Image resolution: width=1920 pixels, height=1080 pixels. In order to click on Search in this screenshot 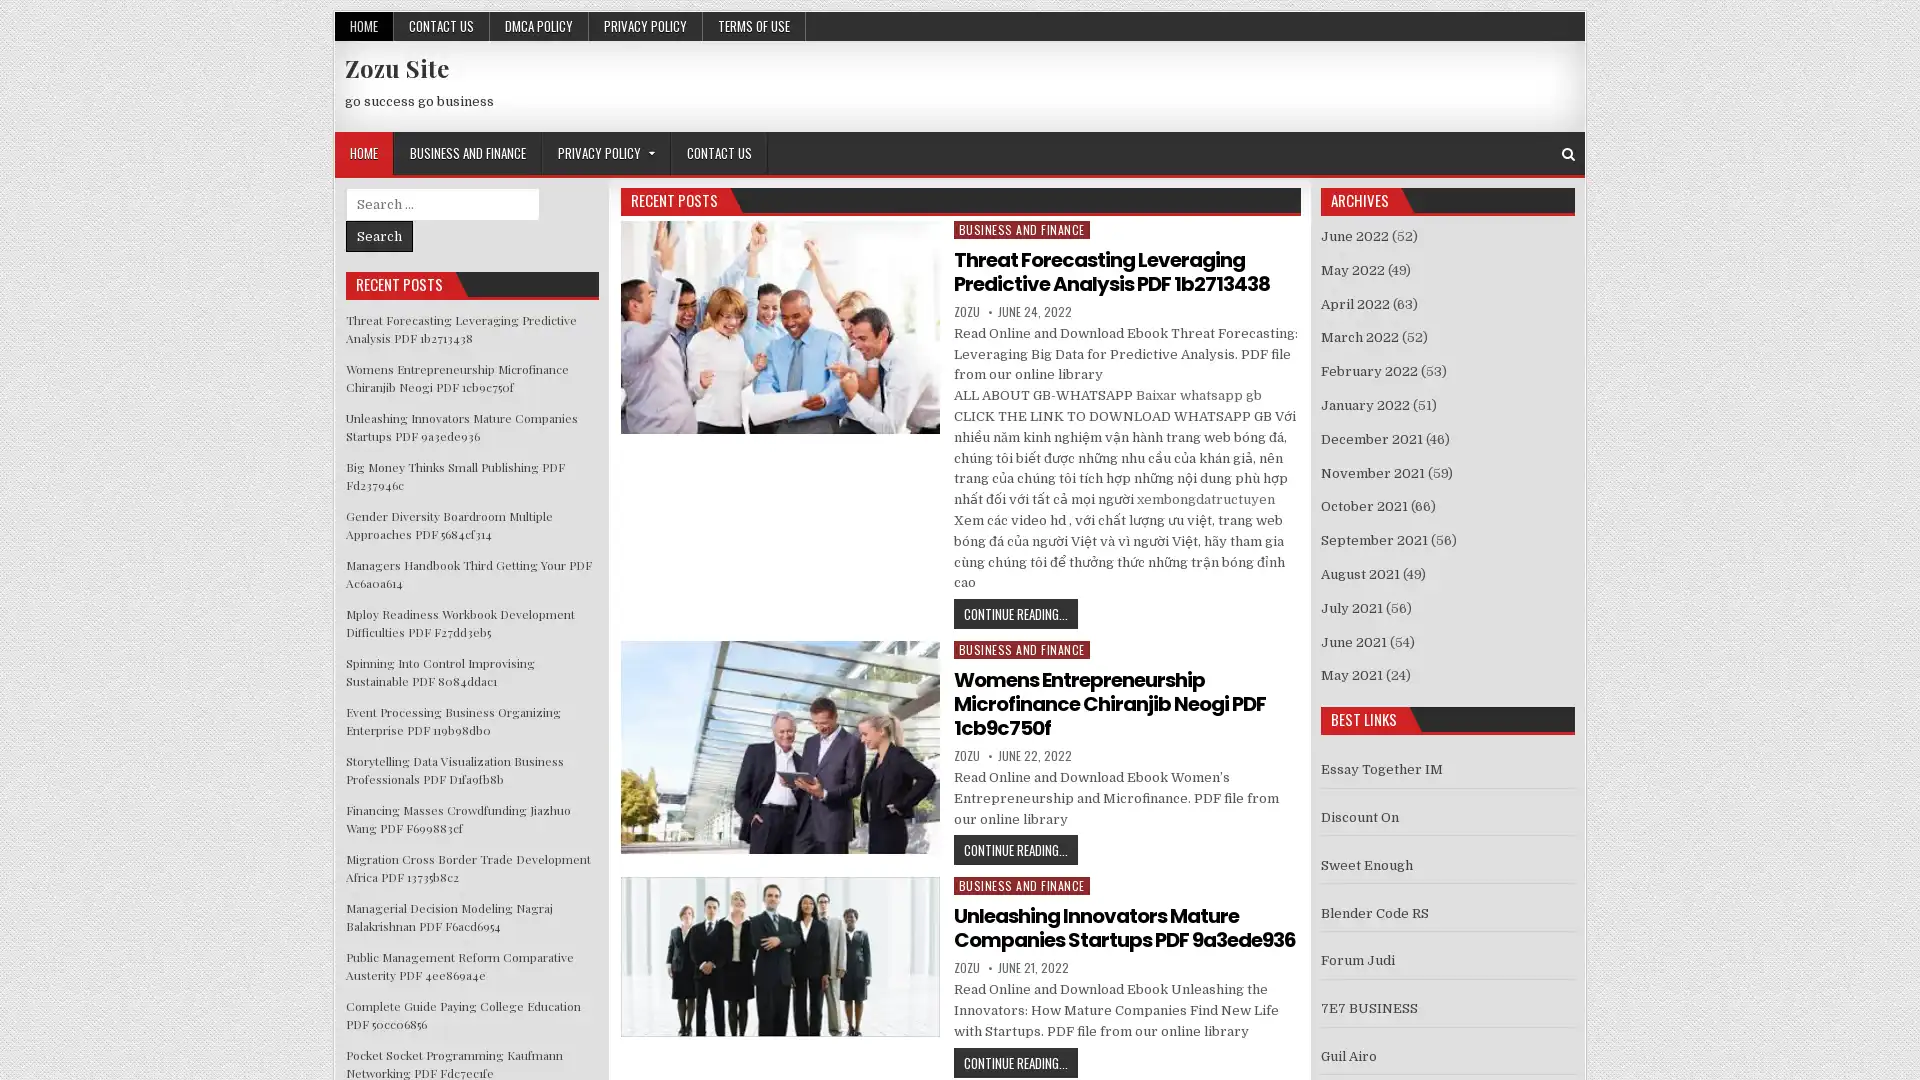, I will do `click(378, 235)`.